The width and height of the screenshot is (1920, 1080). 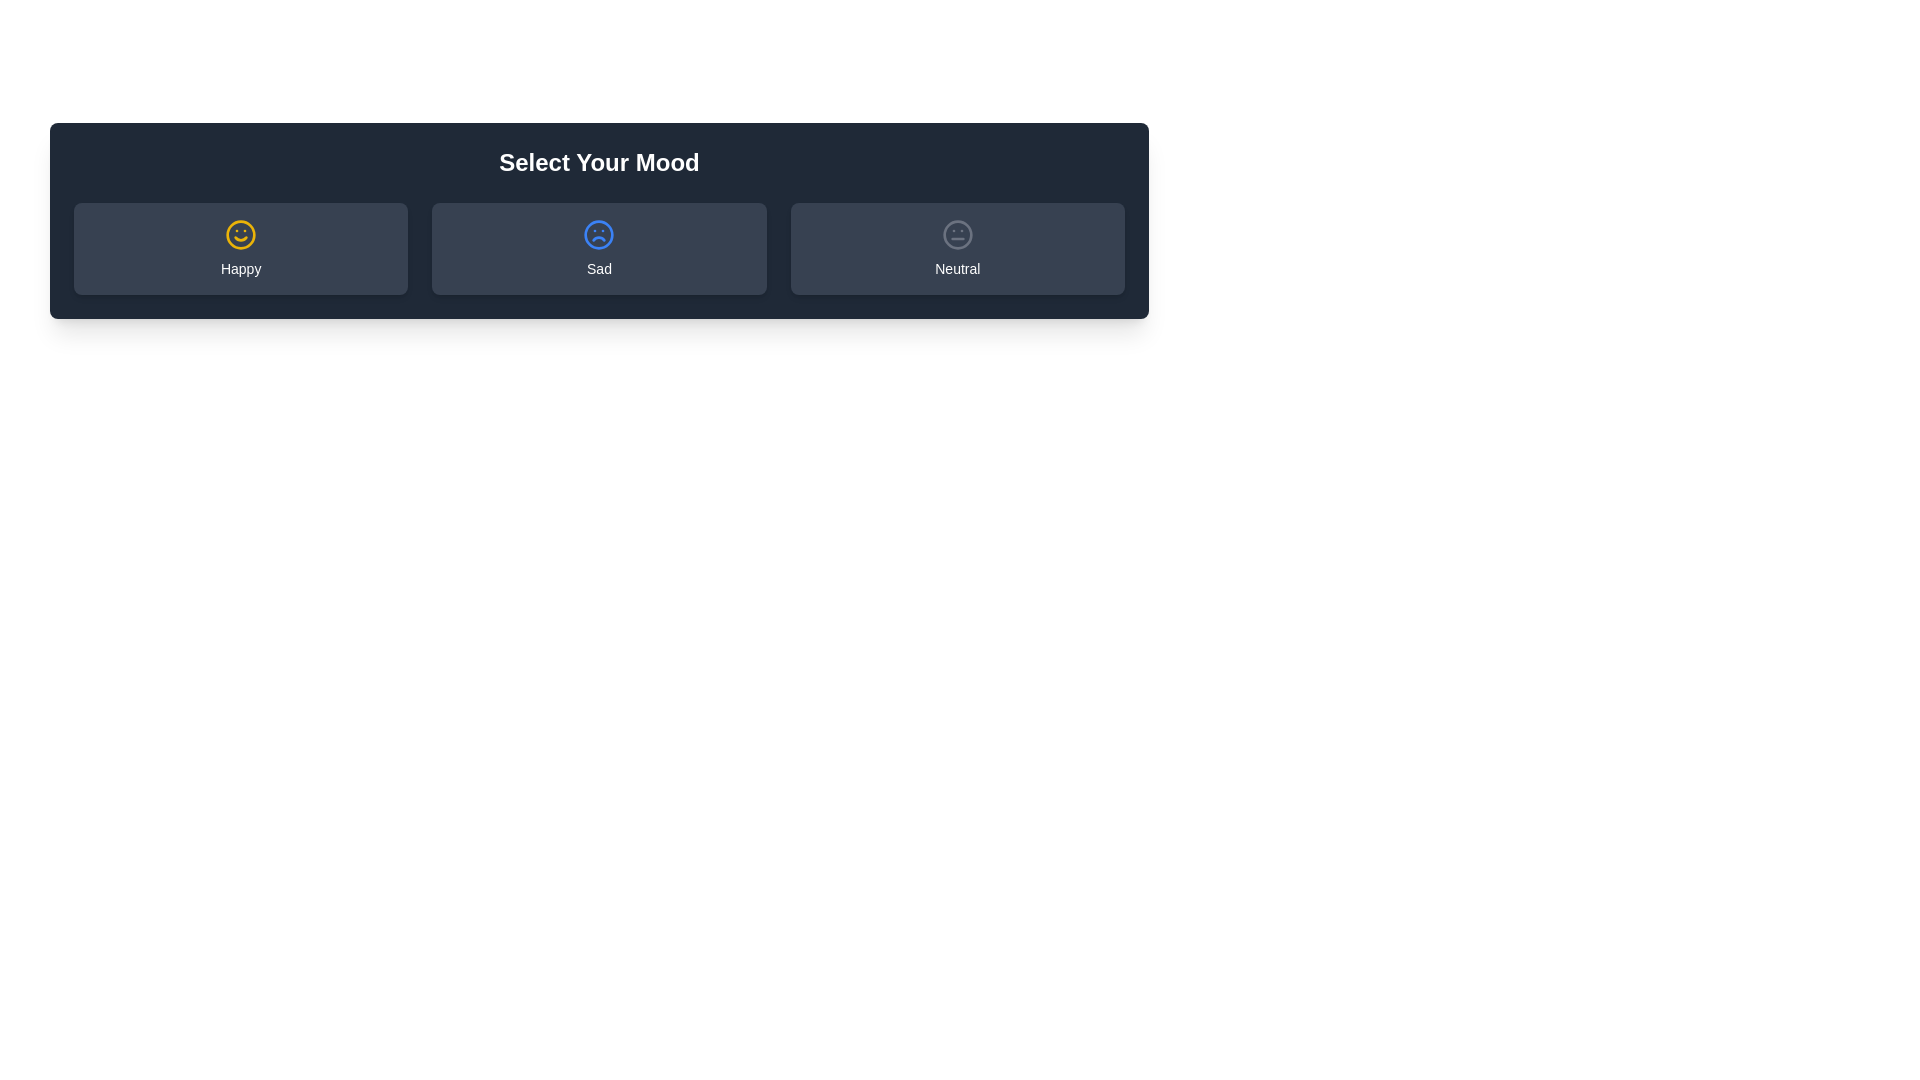 I want to click on the mood button labeled Happy, so click(x=240, y=248).